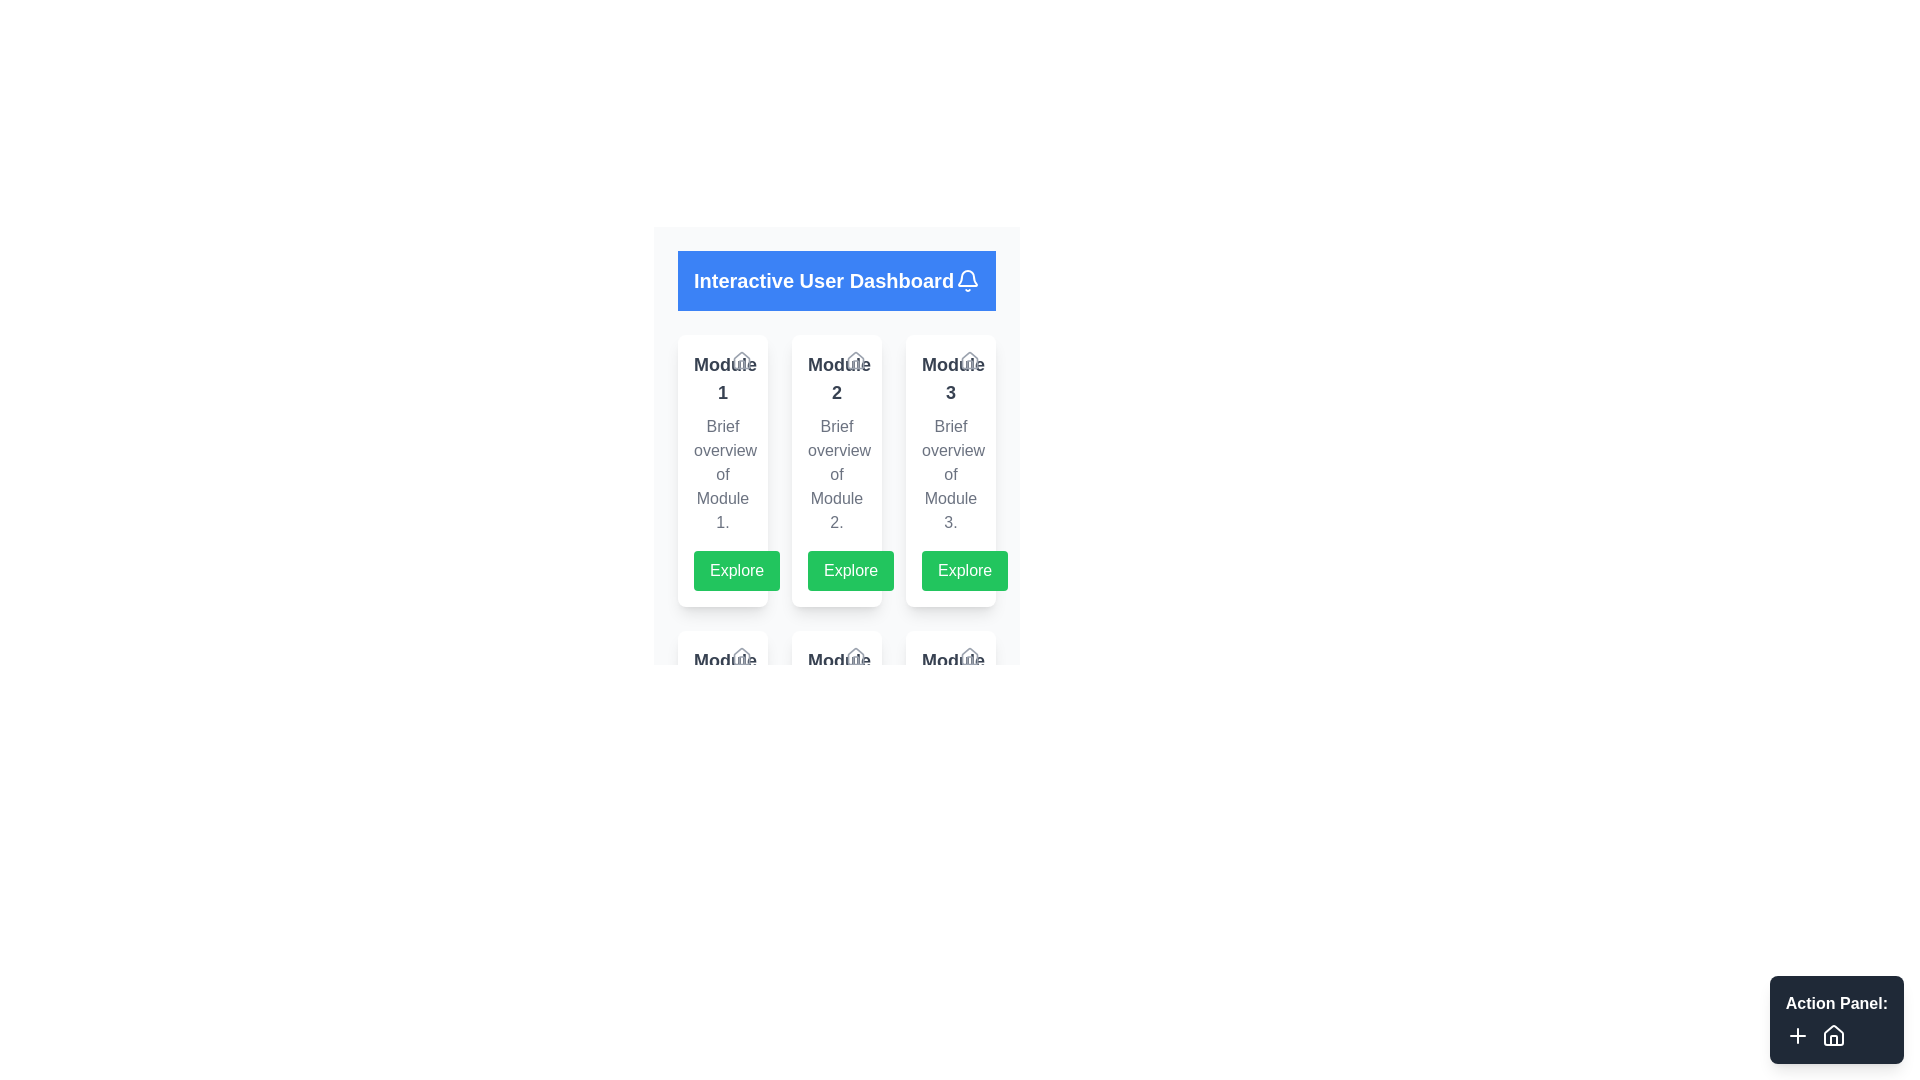  Describe the element at coordinates (736, 570) in the screenshot. I see `the green 'Explore' button located below the 'Brief overview of Module 1' text` at that location.